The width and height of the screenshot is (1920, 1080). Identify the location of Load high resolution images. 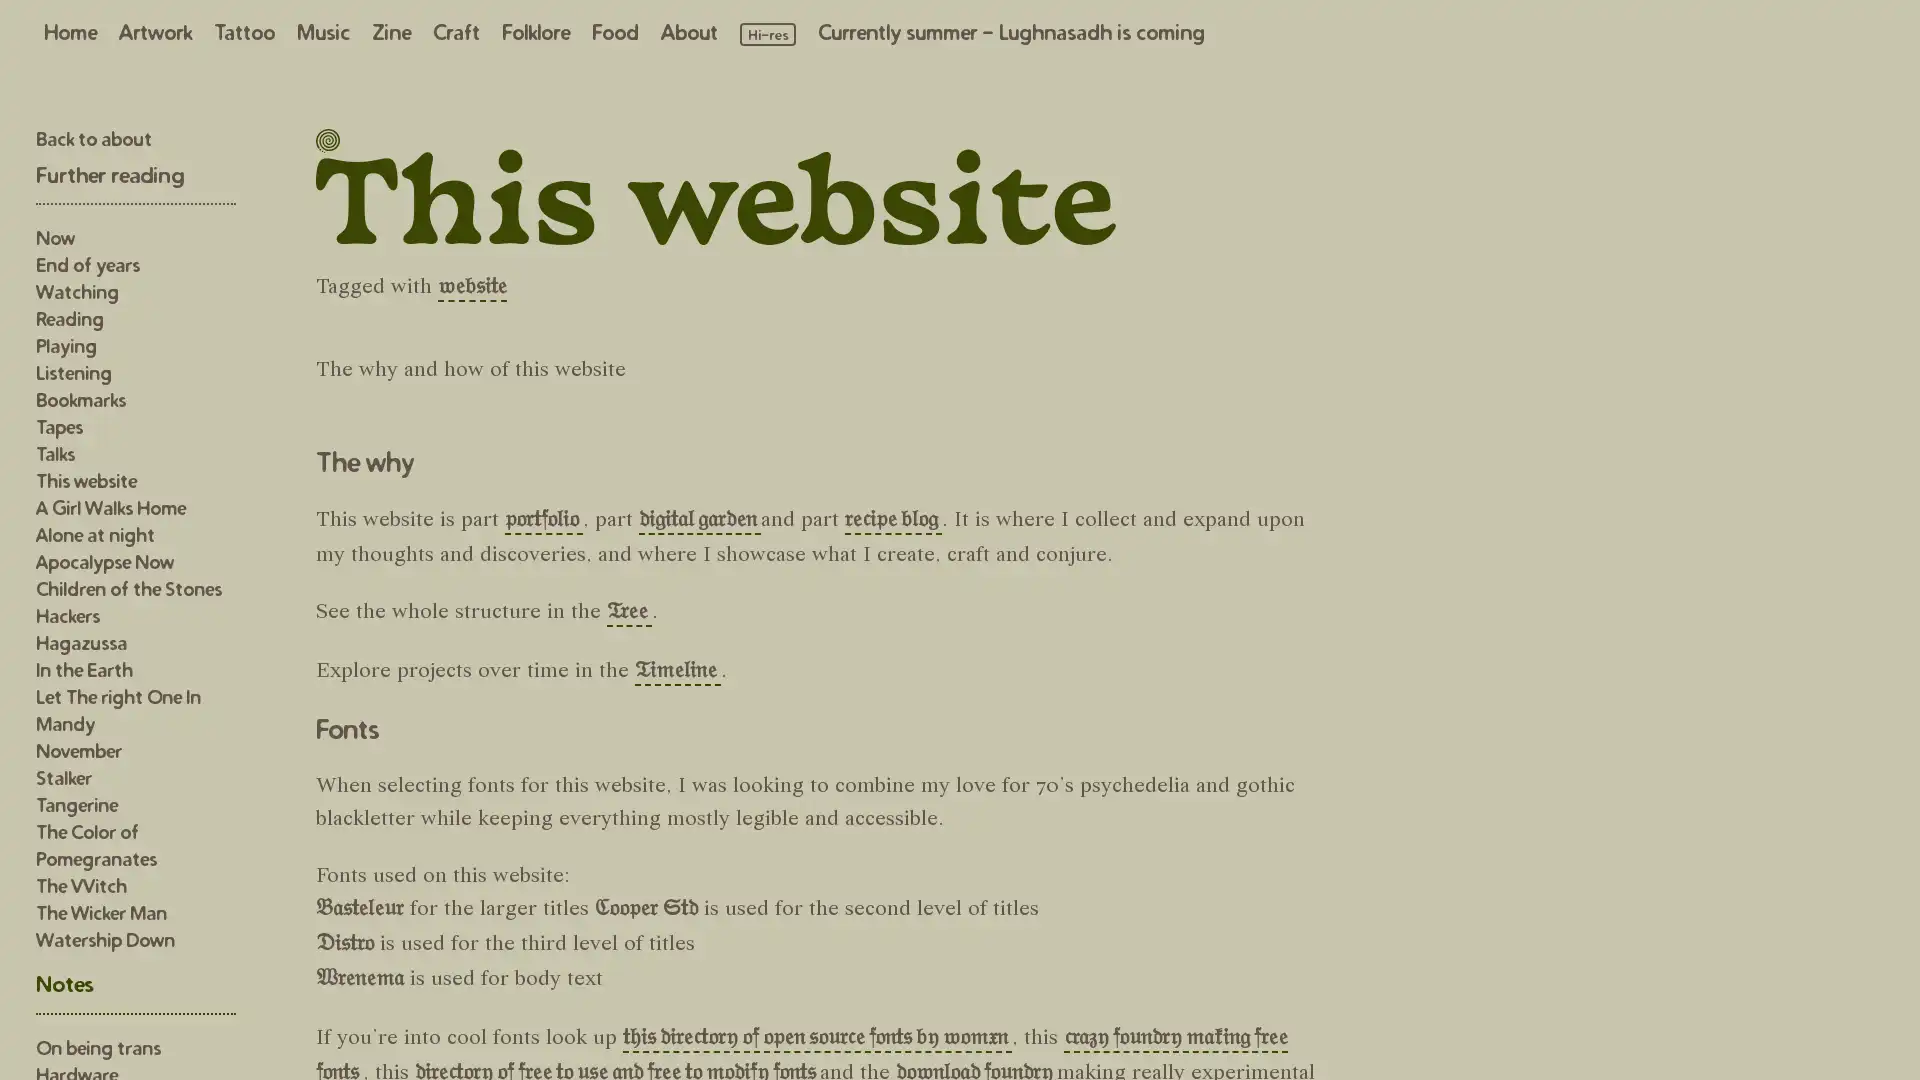
(767, 34).